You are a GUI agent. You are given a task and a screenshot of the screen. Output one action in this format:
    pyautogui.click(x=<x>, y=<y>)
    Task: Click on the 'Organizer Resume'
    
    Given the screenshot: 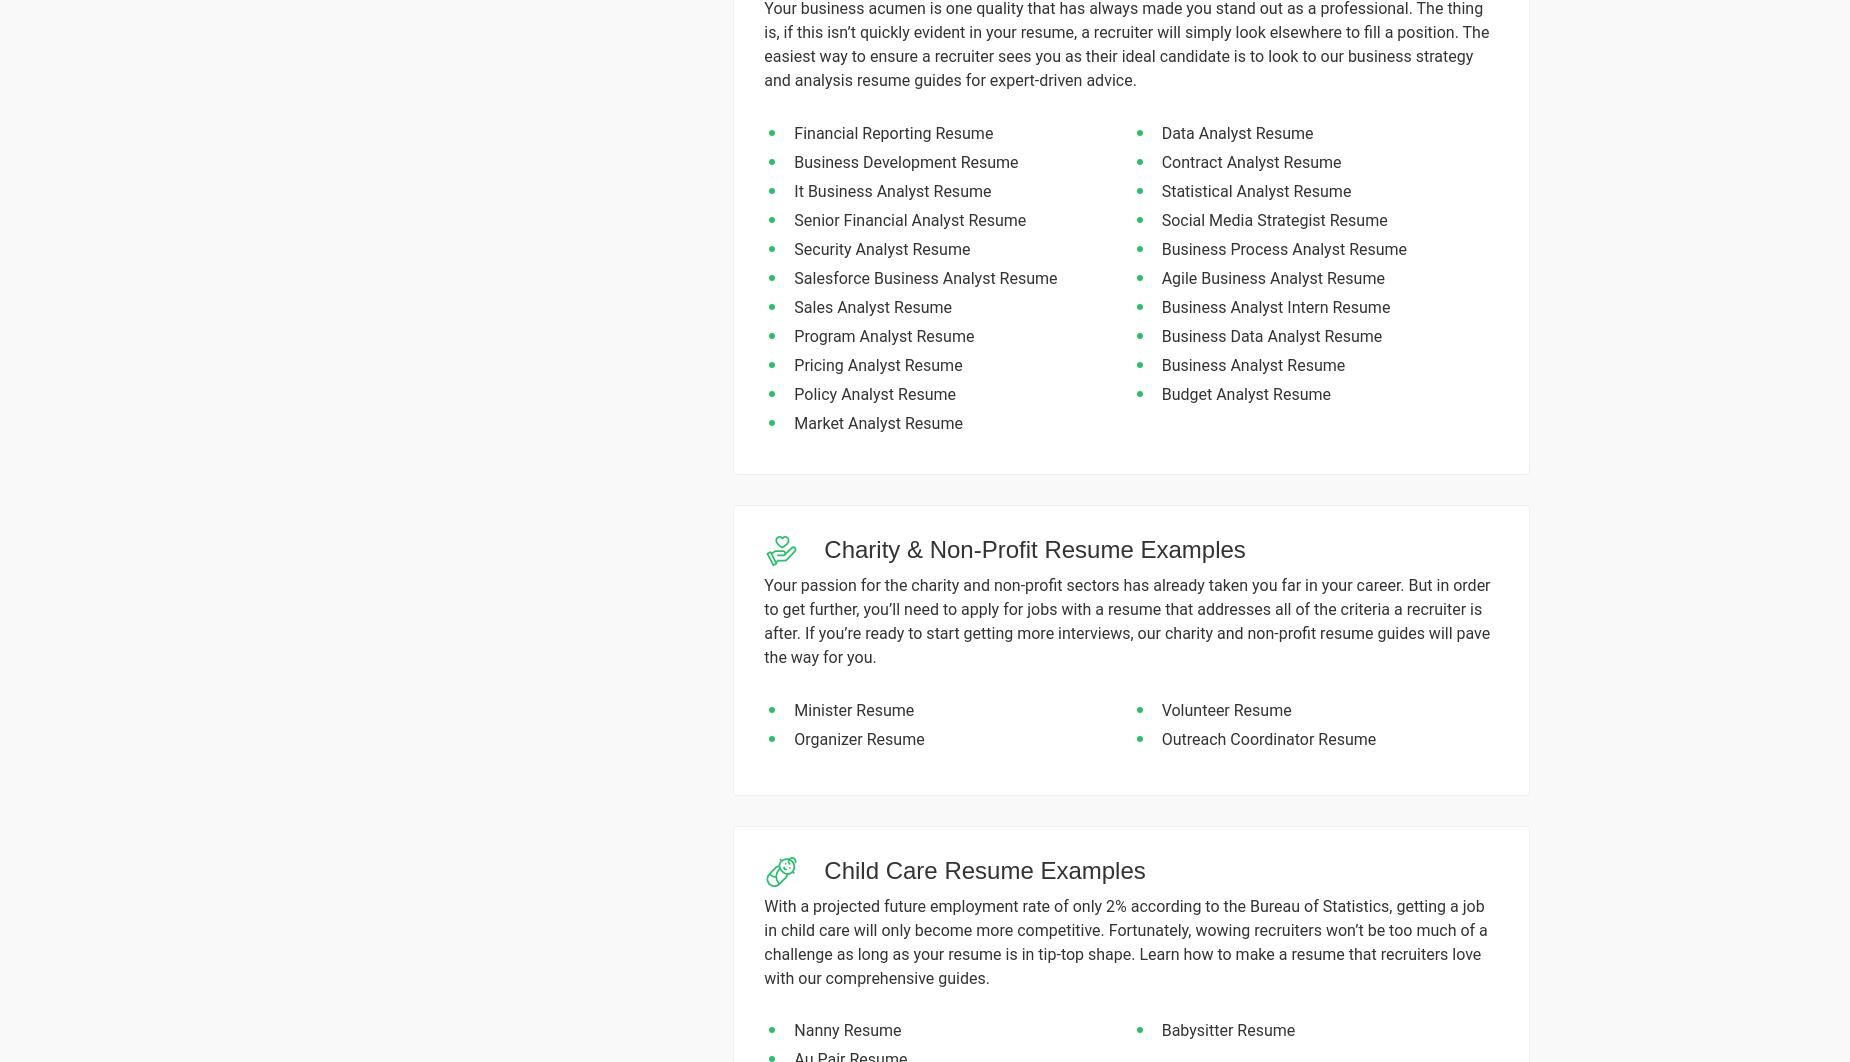 What is the action you would take?
    pyautogui.click(x=858, y=738)
    